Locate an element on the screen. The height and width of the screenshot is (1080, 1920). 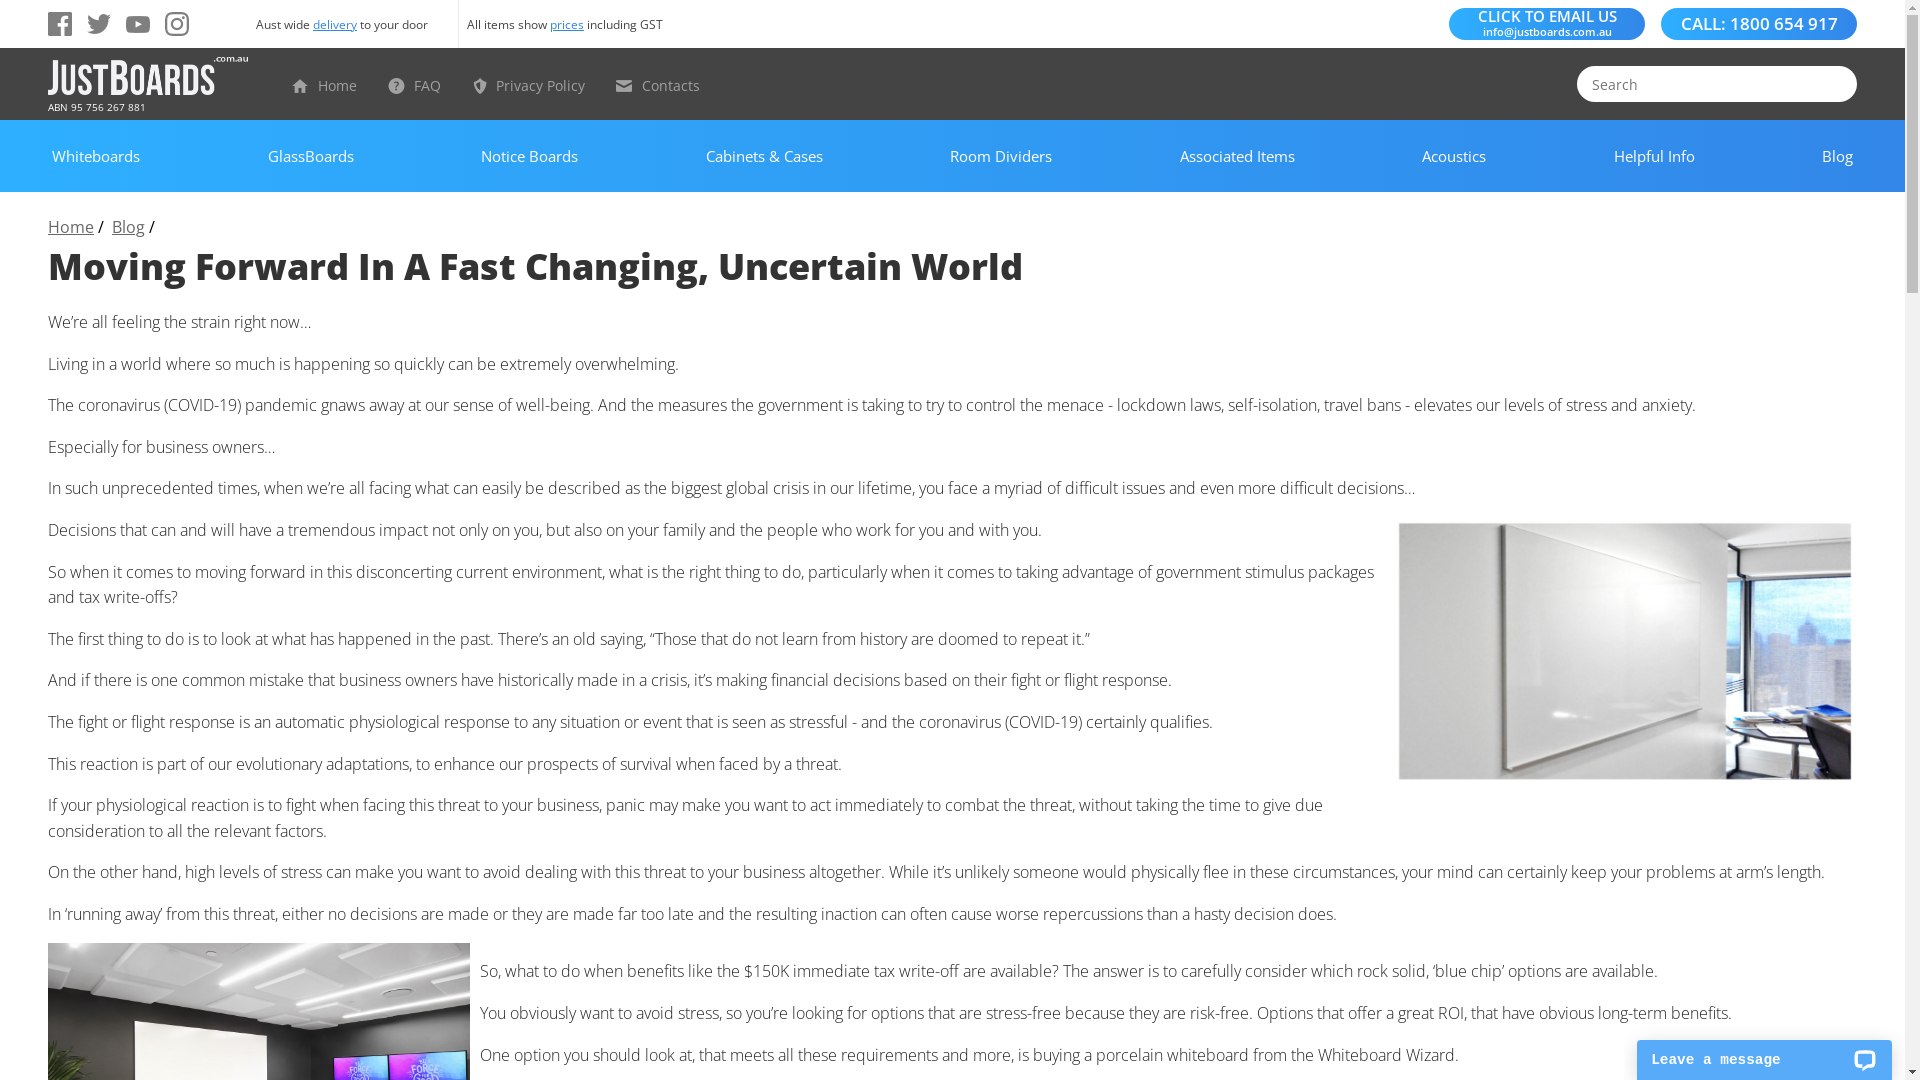
'FAQ' is located at coordinates (426, 84).